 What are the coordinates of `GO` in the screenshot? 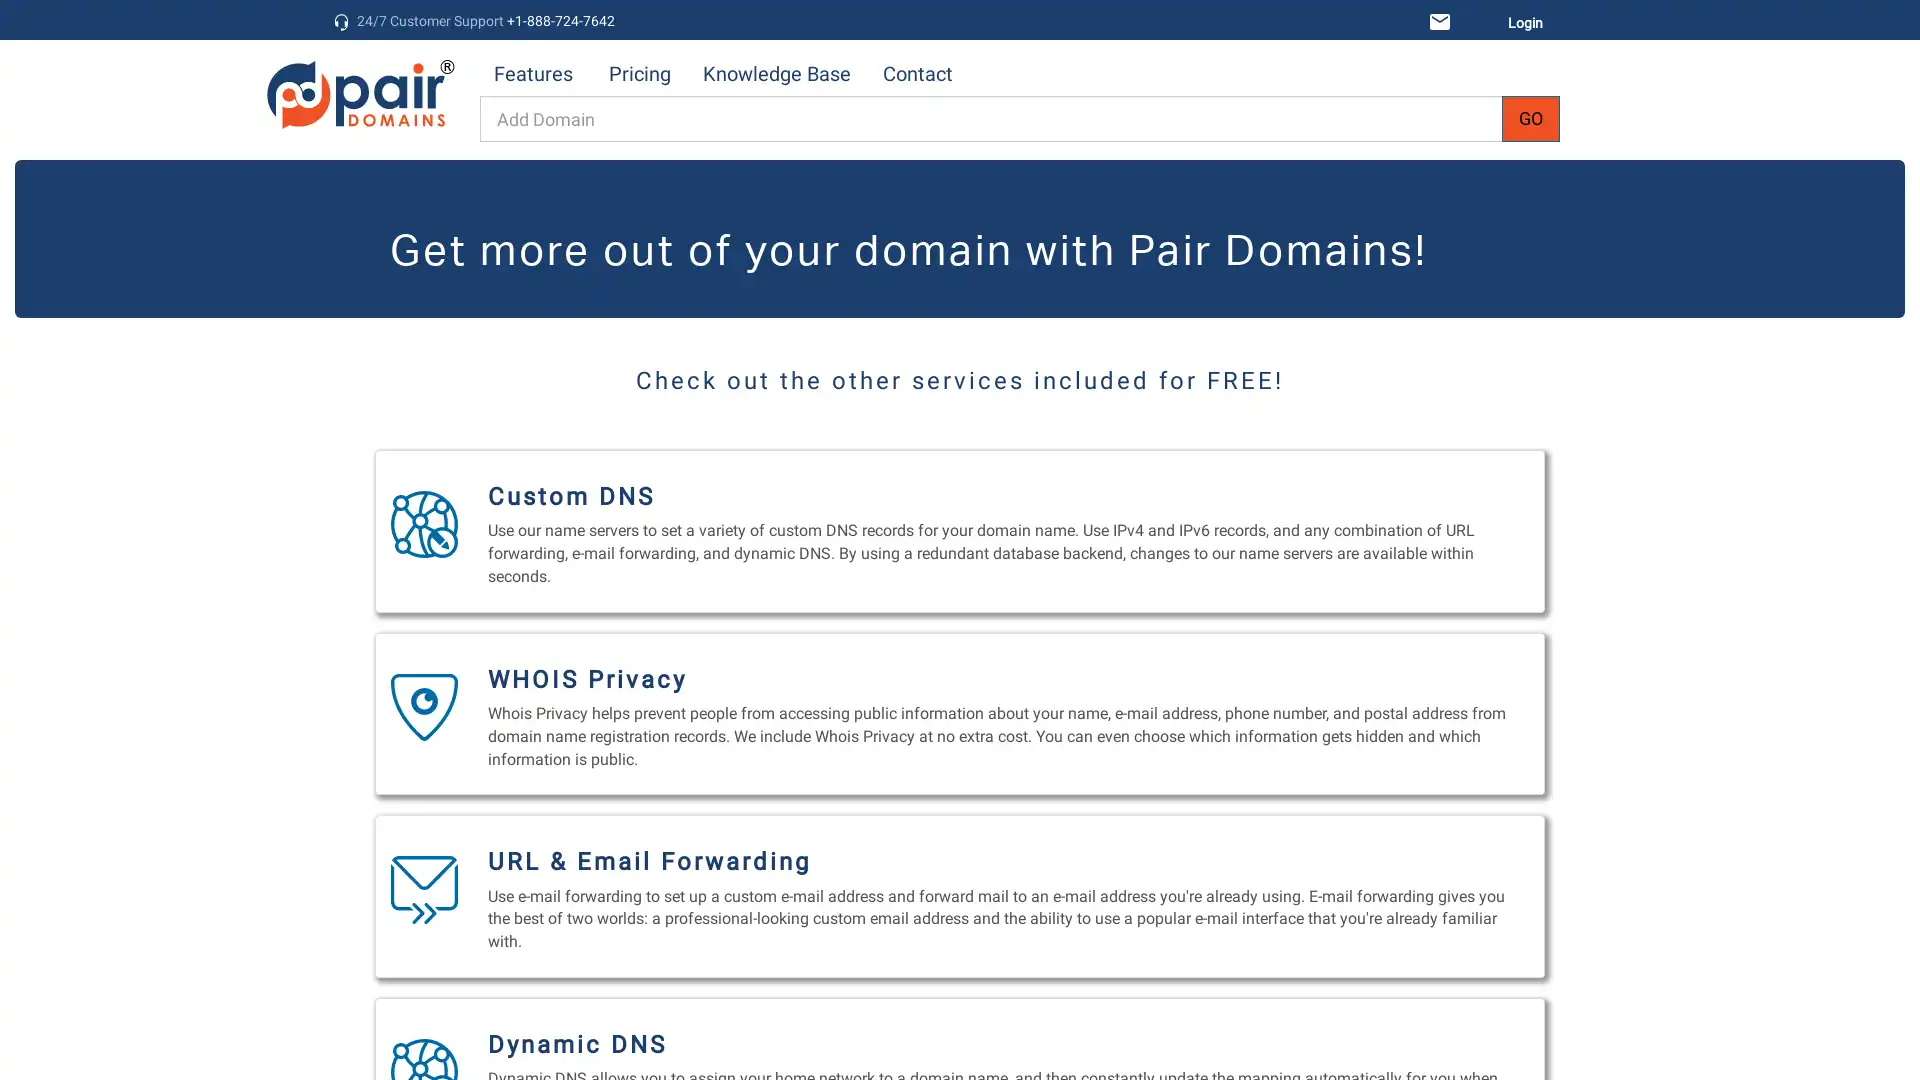 It's located at (1530, 119).